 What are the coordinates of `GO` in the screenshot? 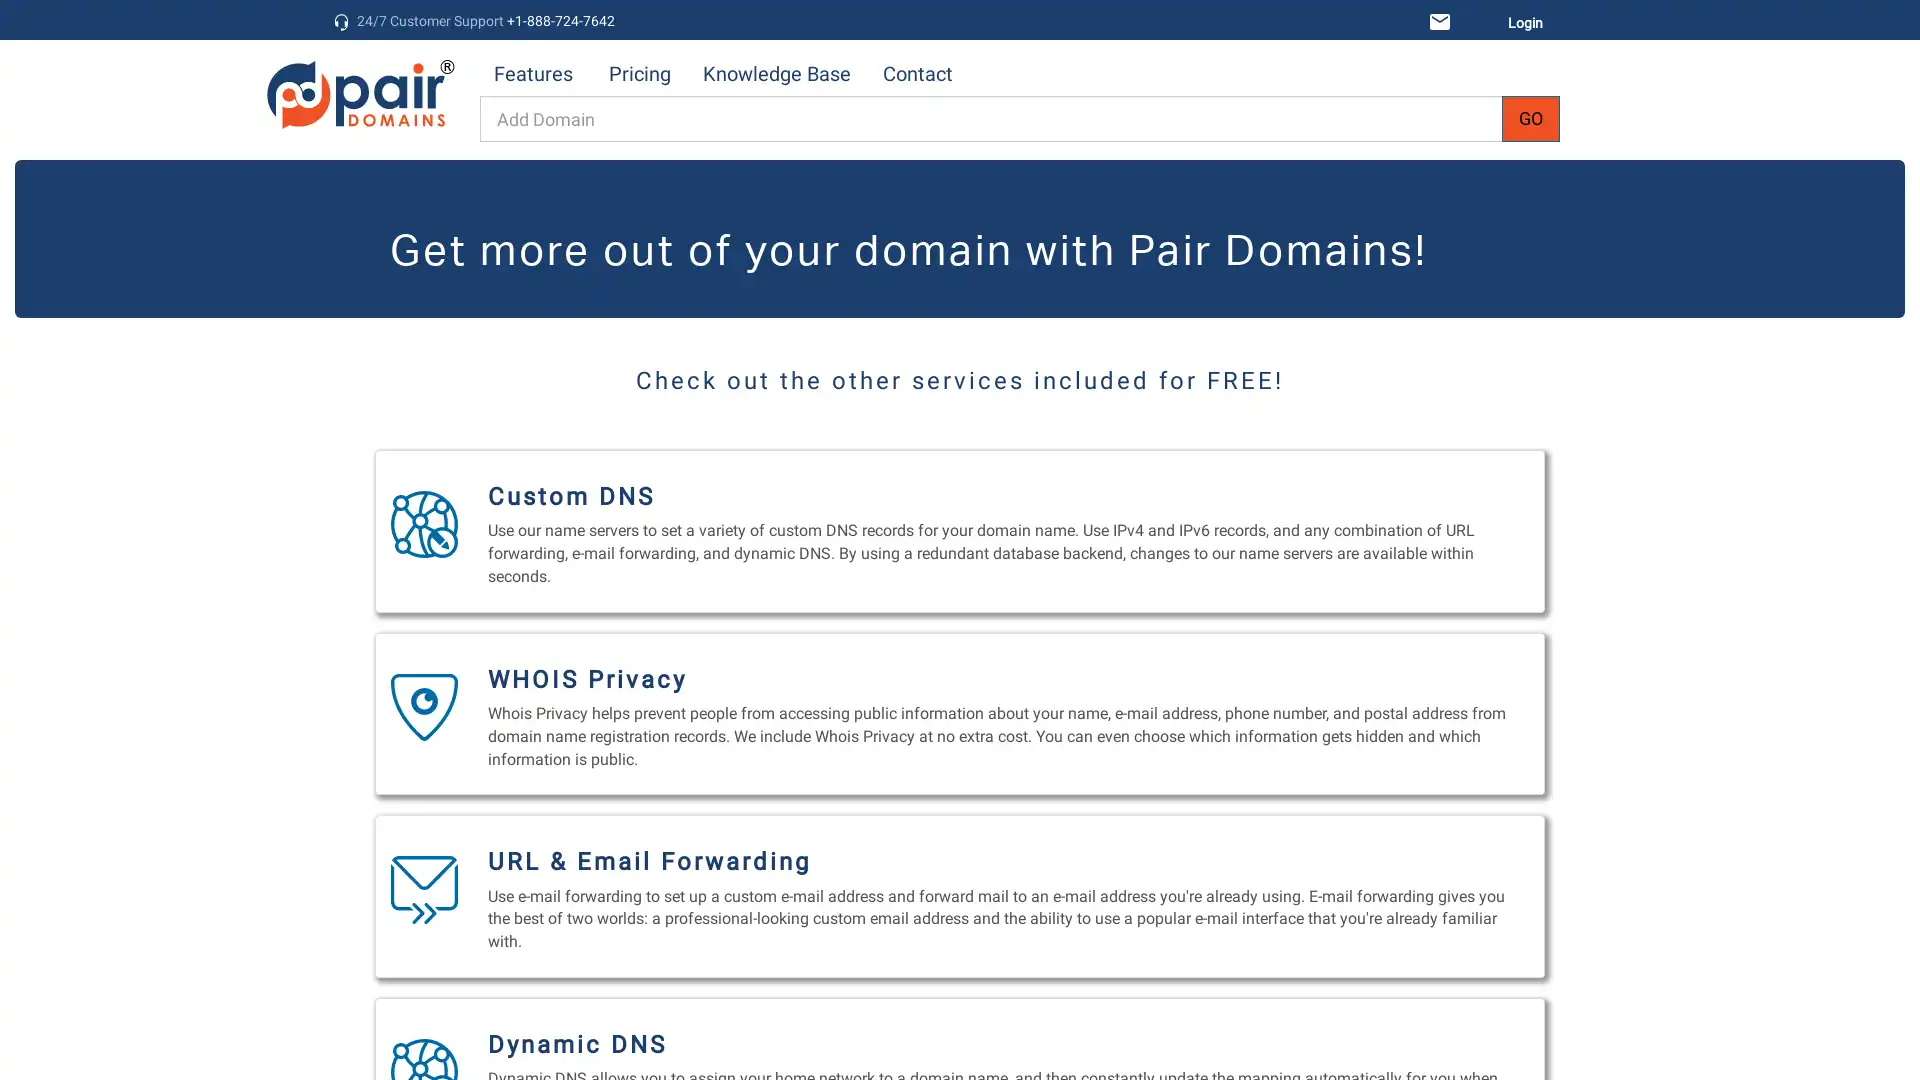 It's located at (1530, 119).